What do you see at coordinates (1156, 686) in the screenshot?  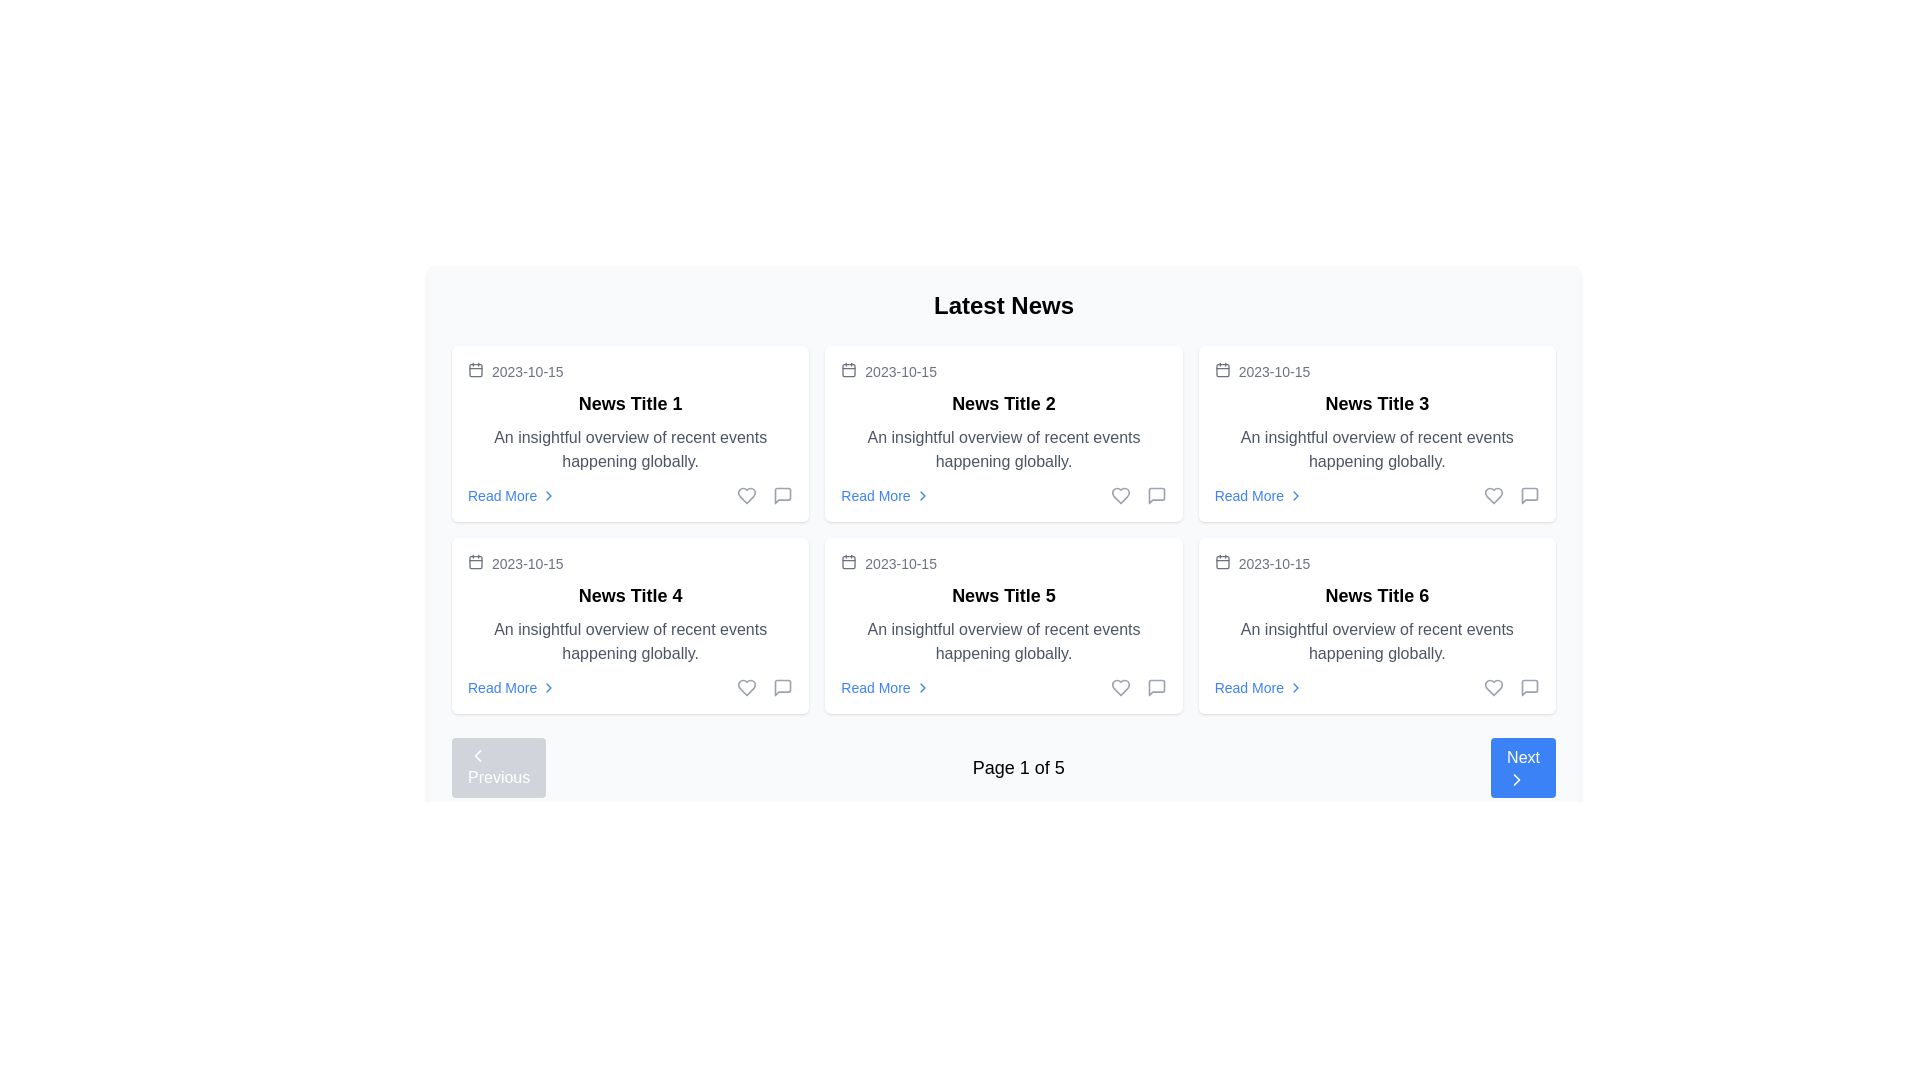 I see `the speech bubble icon located in the bottom-right corner of the 'News Title 5' card within the grid layout of news items` at bounding box center [1156, 686].